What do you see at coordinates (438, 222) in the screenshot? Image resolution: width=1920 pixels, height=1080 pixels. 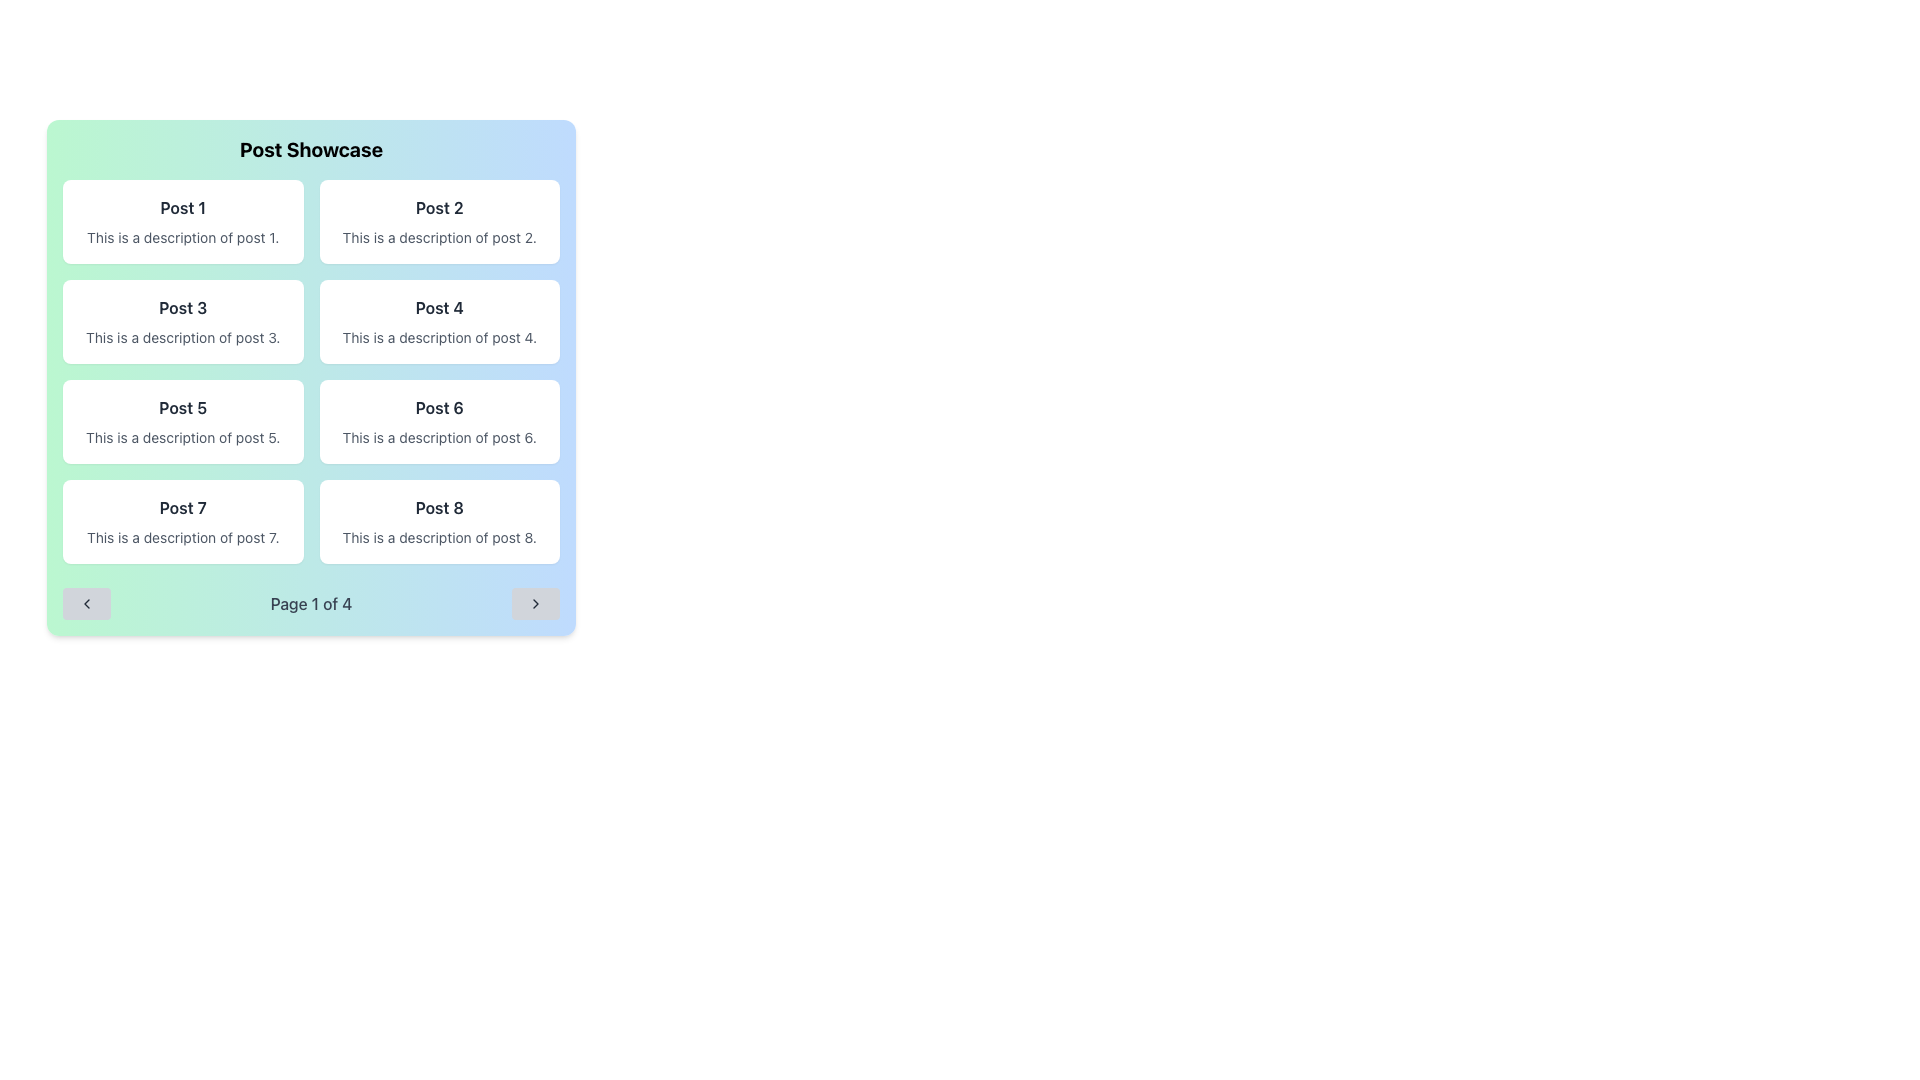 I see `the card displaying information for 'Post 2' located in the top-right position of the grid layout` at bounding box center [438, 222].